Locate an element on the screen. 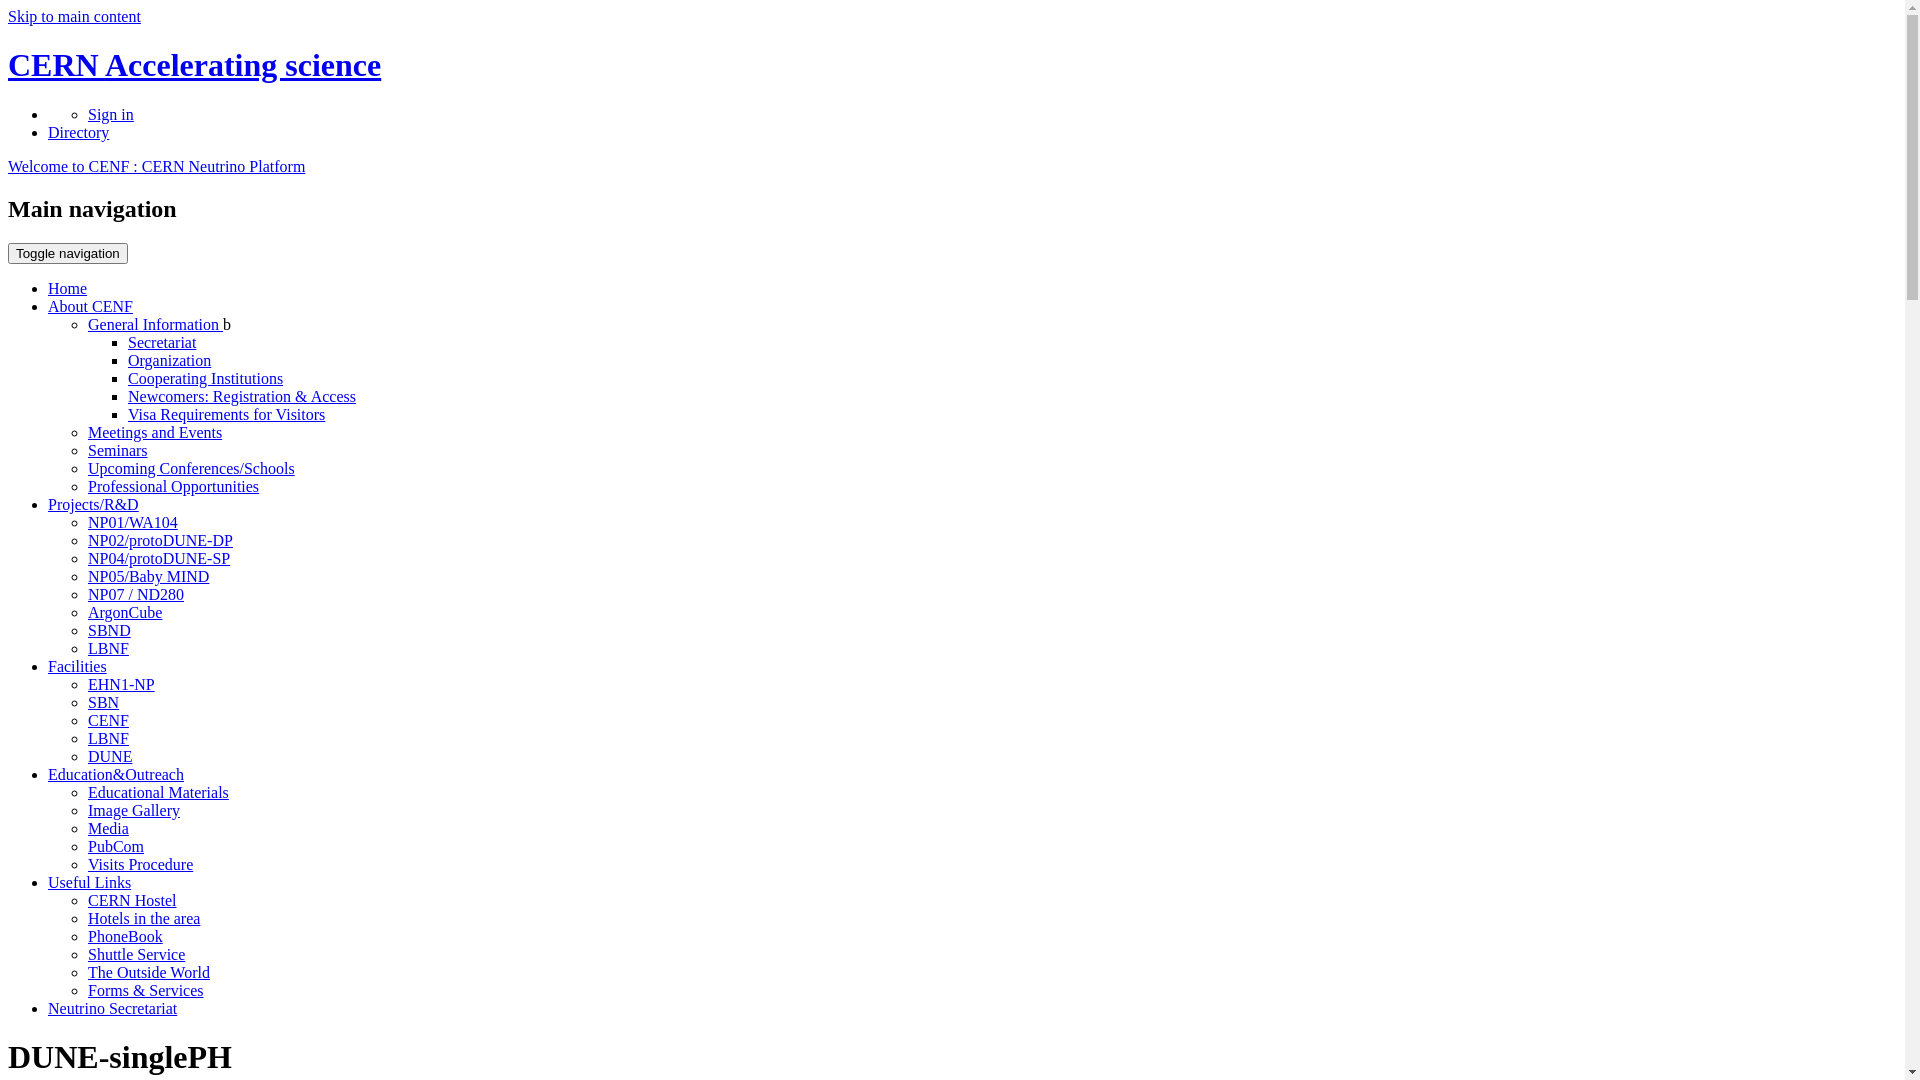  'CERN Hostel' is located at coordinates (130, 900).